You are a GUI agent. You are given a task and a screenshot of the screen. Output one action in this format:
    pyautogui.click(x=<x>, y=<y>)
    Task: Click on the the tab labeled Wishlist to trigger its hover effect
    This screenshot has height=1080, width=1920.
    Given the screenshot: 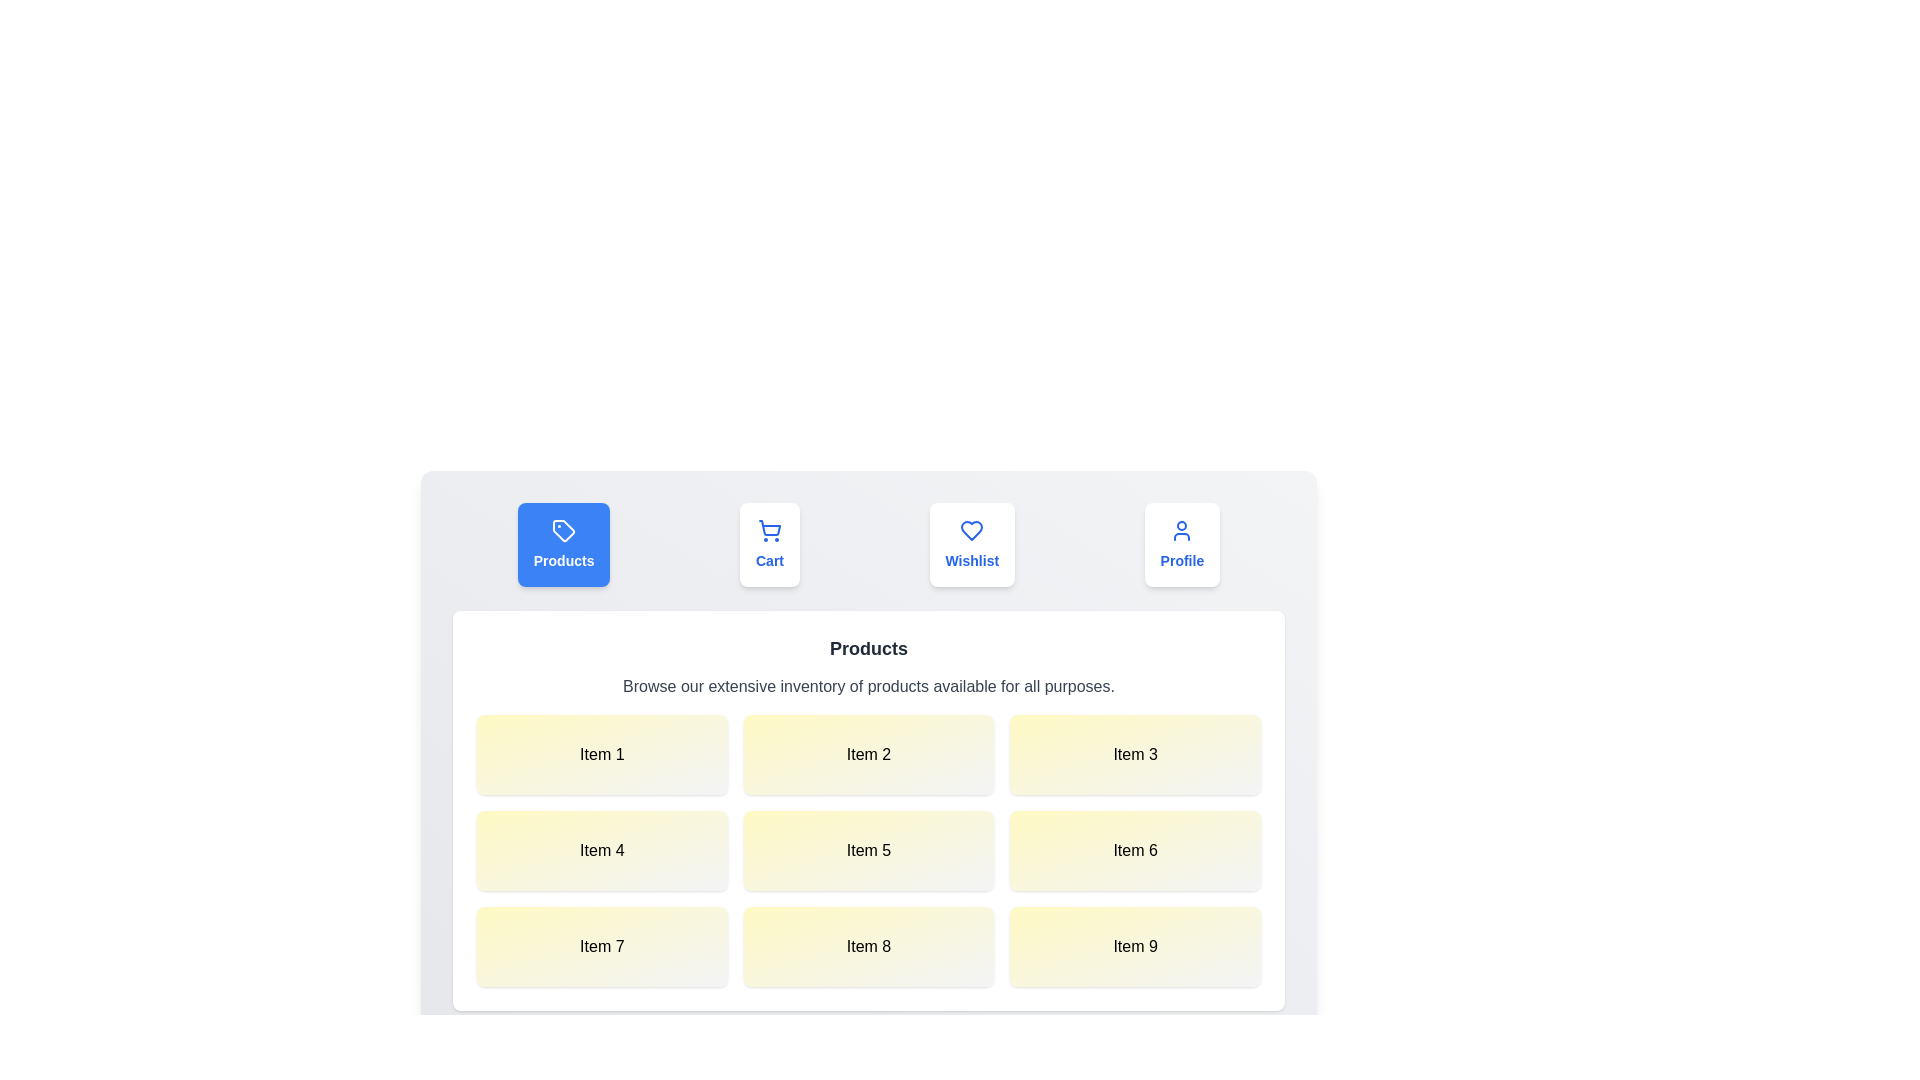 What is the action you would take?
    pyautogui.click(x=972, y=544)
    